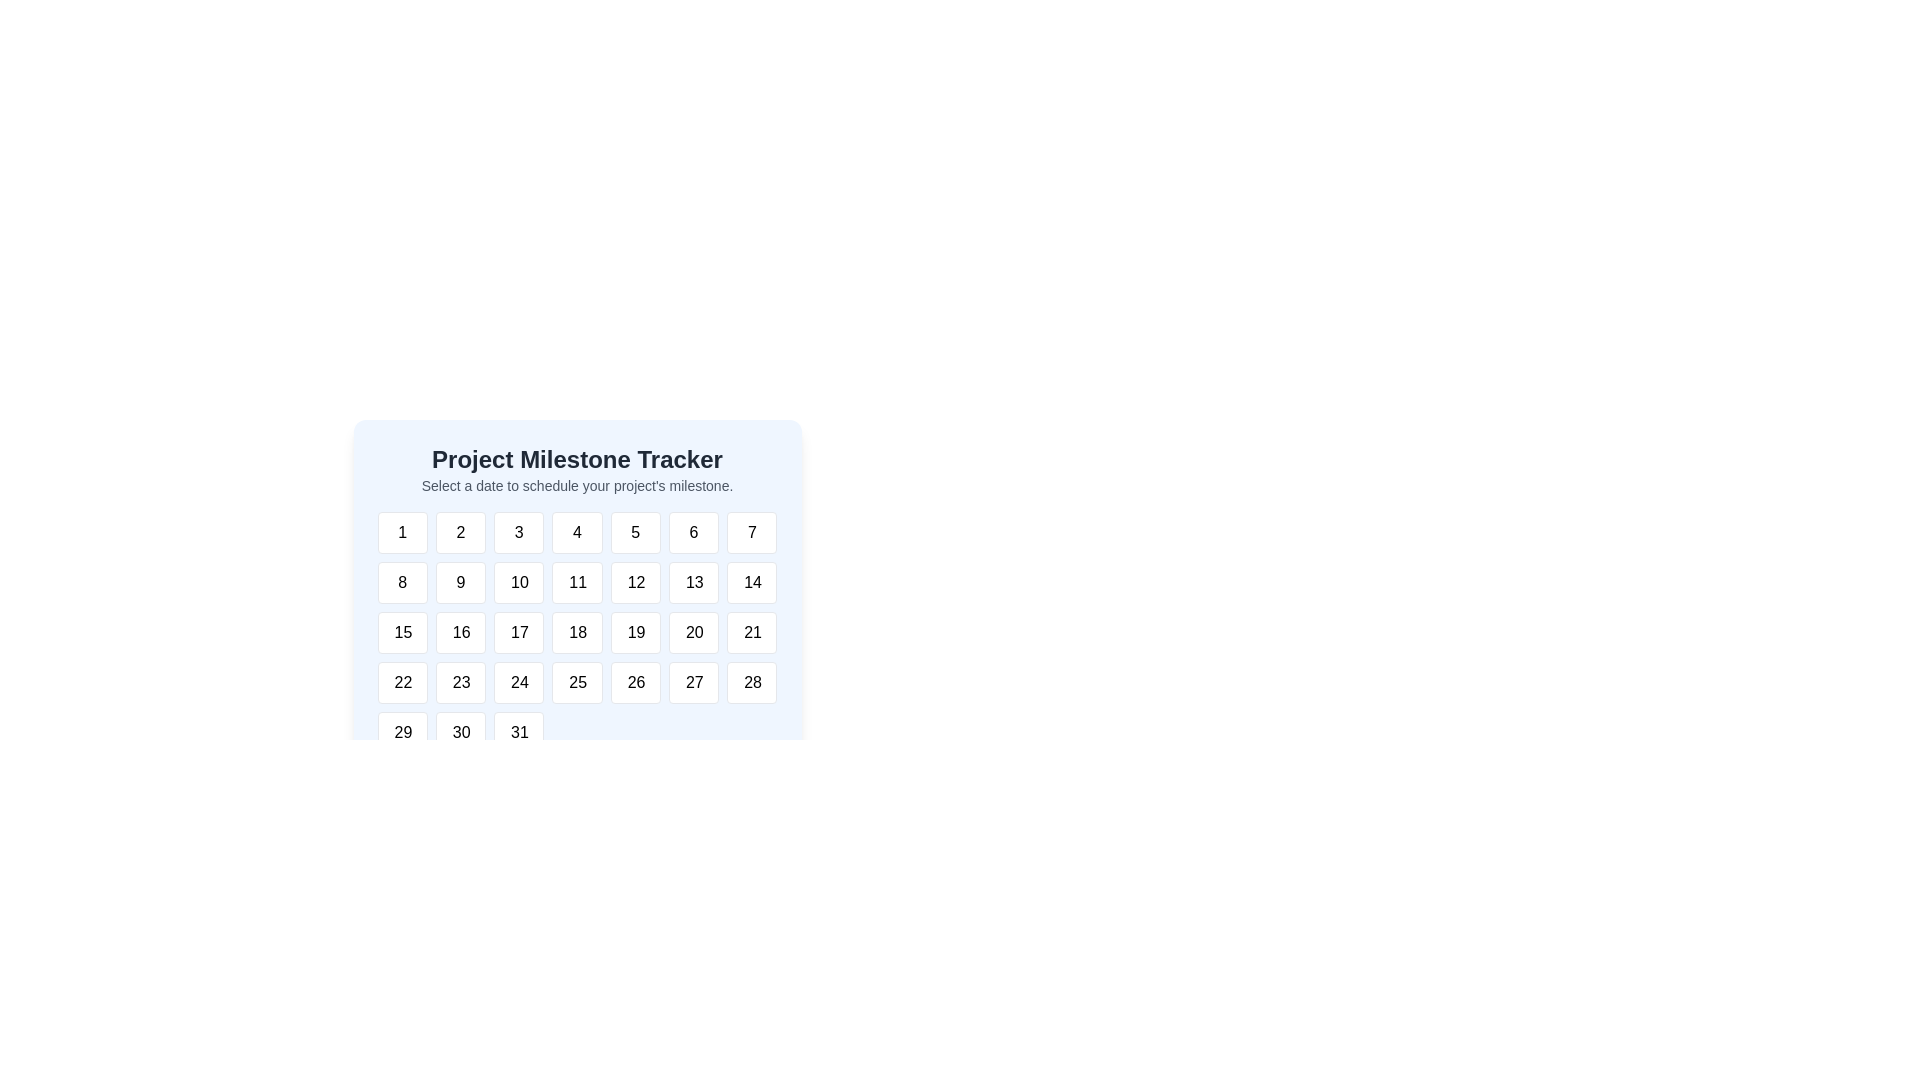  I want to click on on the Calendar date grid located in the 'Project Milestone Tracker' card, so click(576, 632).